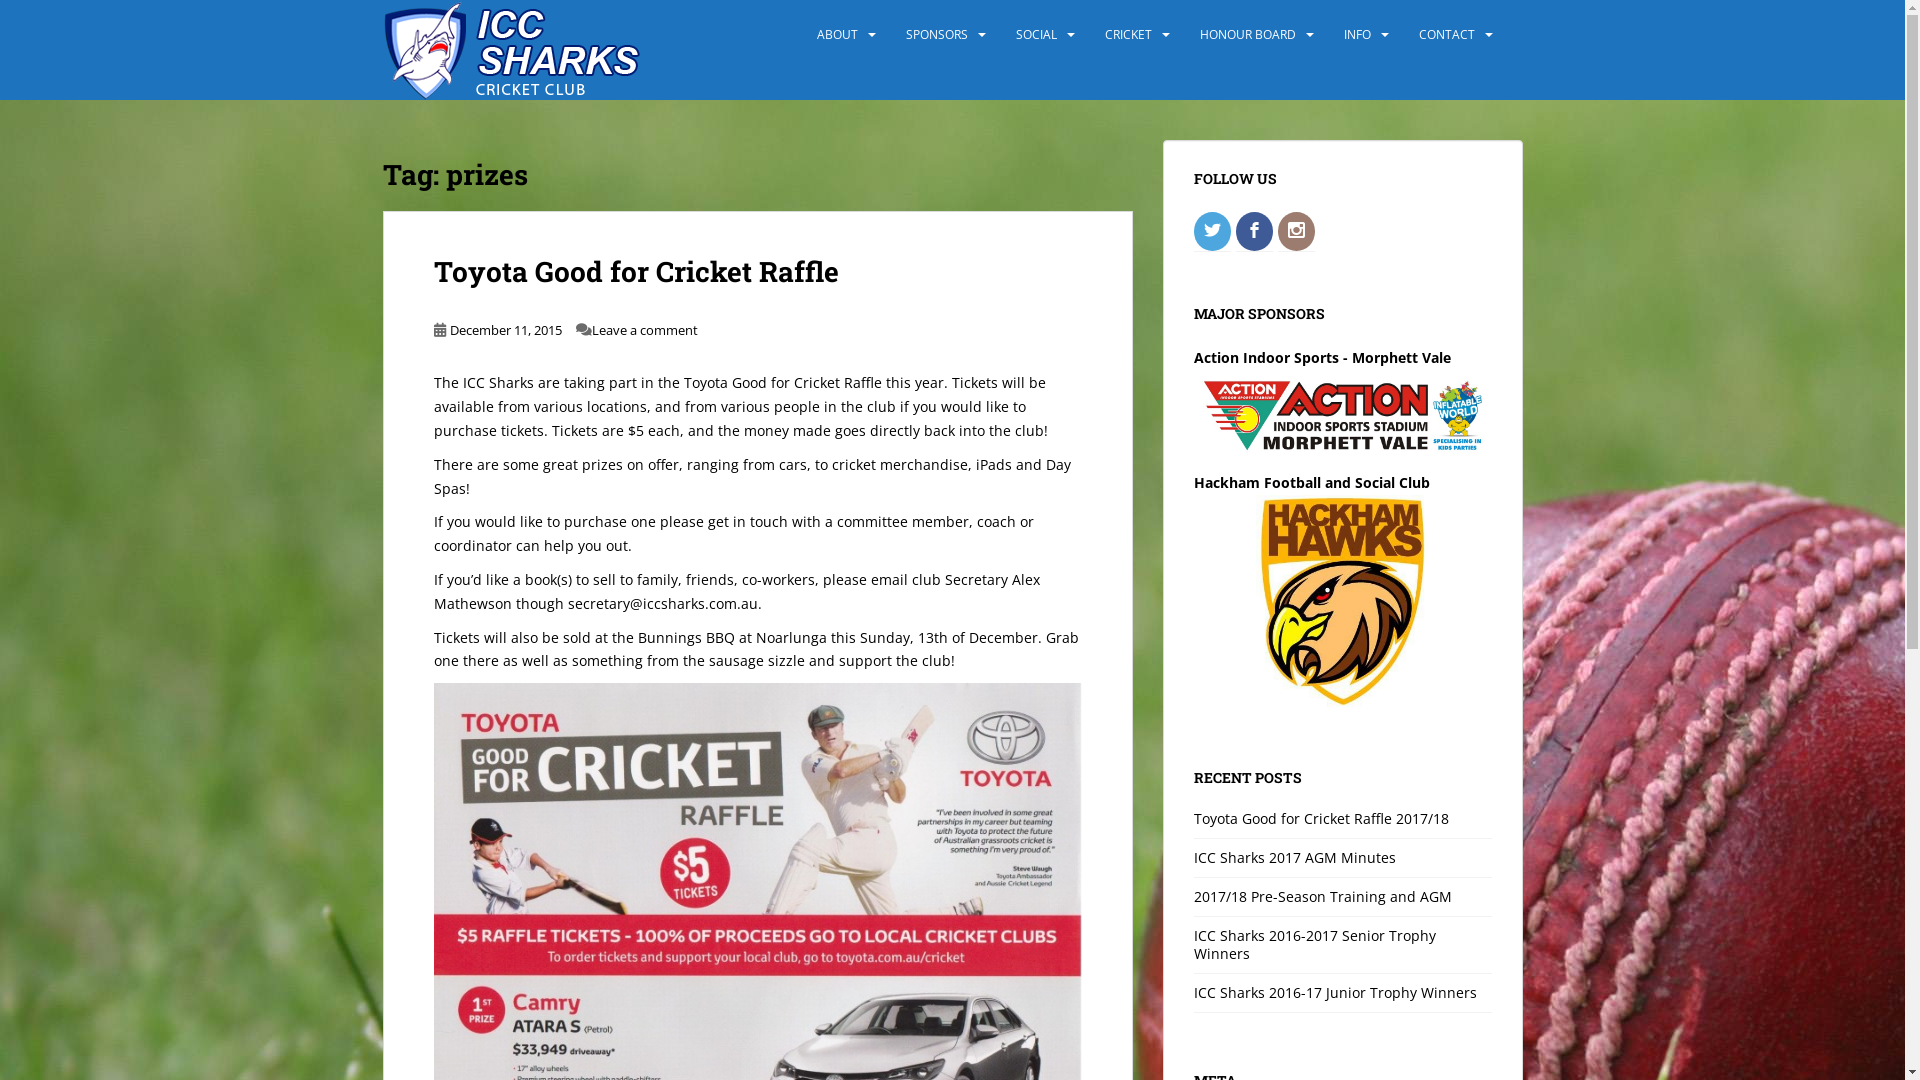 Image resolution: width=1920 pixels, height=1080 pixels. Describe the element at coordinates (1295, 856) in the screenshot. I see `'ICC Sharks 2017 AGM Minutes'` at that location.